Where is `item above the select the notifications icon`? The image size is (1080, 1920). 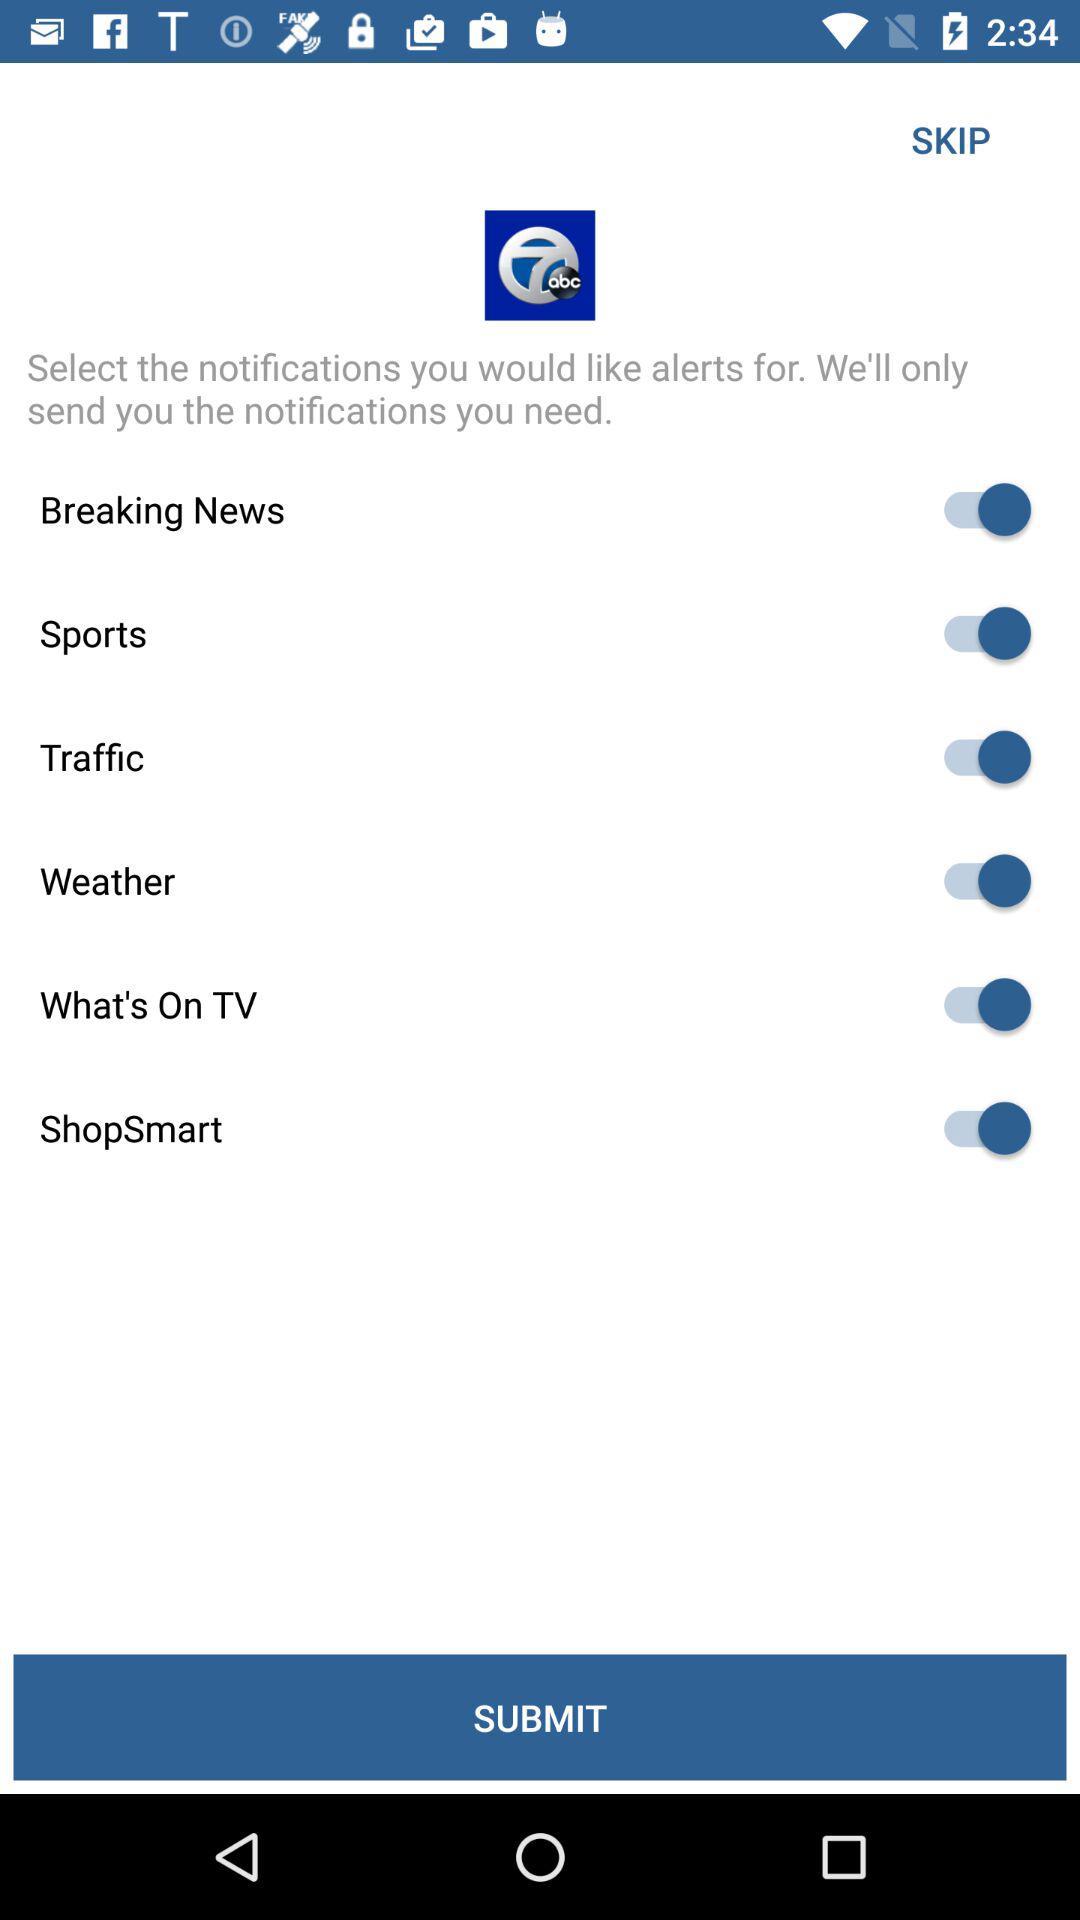 item above the select the notifications icon is located at coordinates (950, 138).